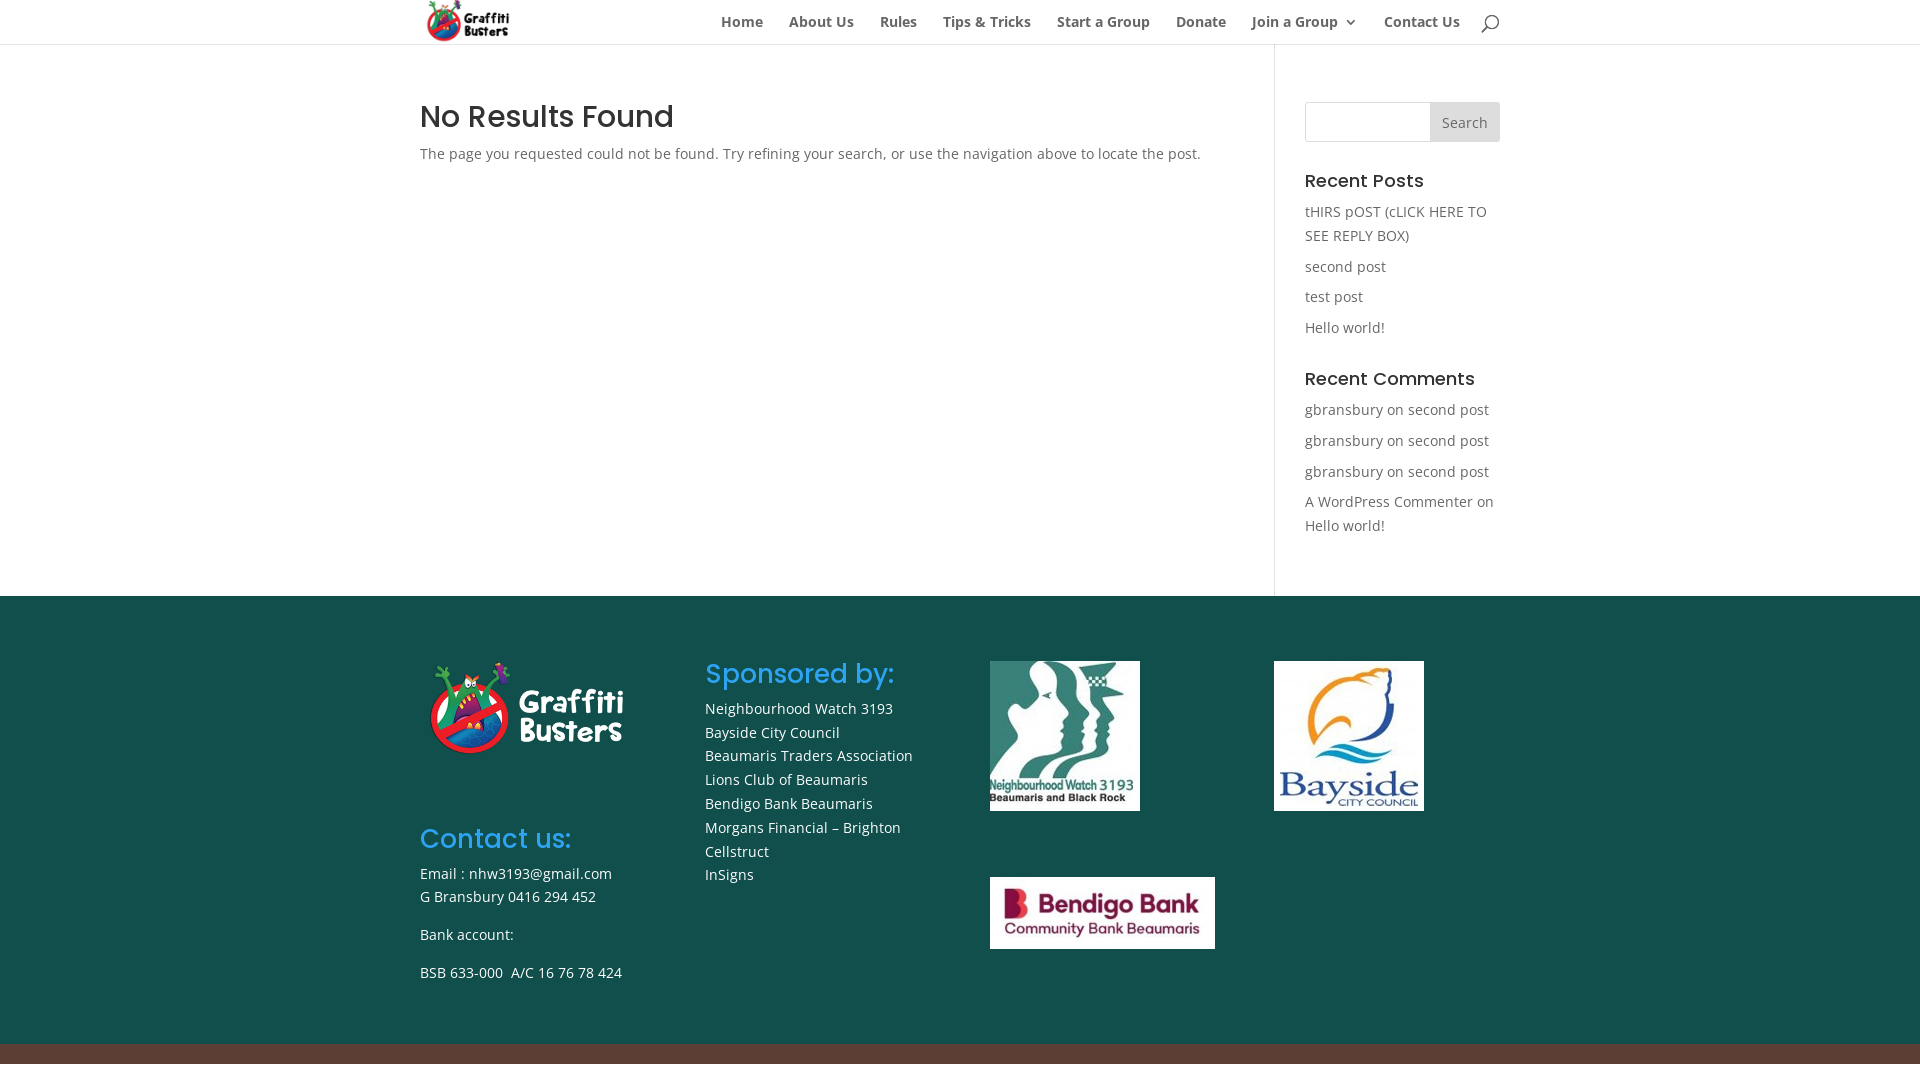 The width and height of the screenshot is (1920, 1080). Describe the element at coordinates (1344, 471) in the screenshot. I see `'gbransbury'` at that location.